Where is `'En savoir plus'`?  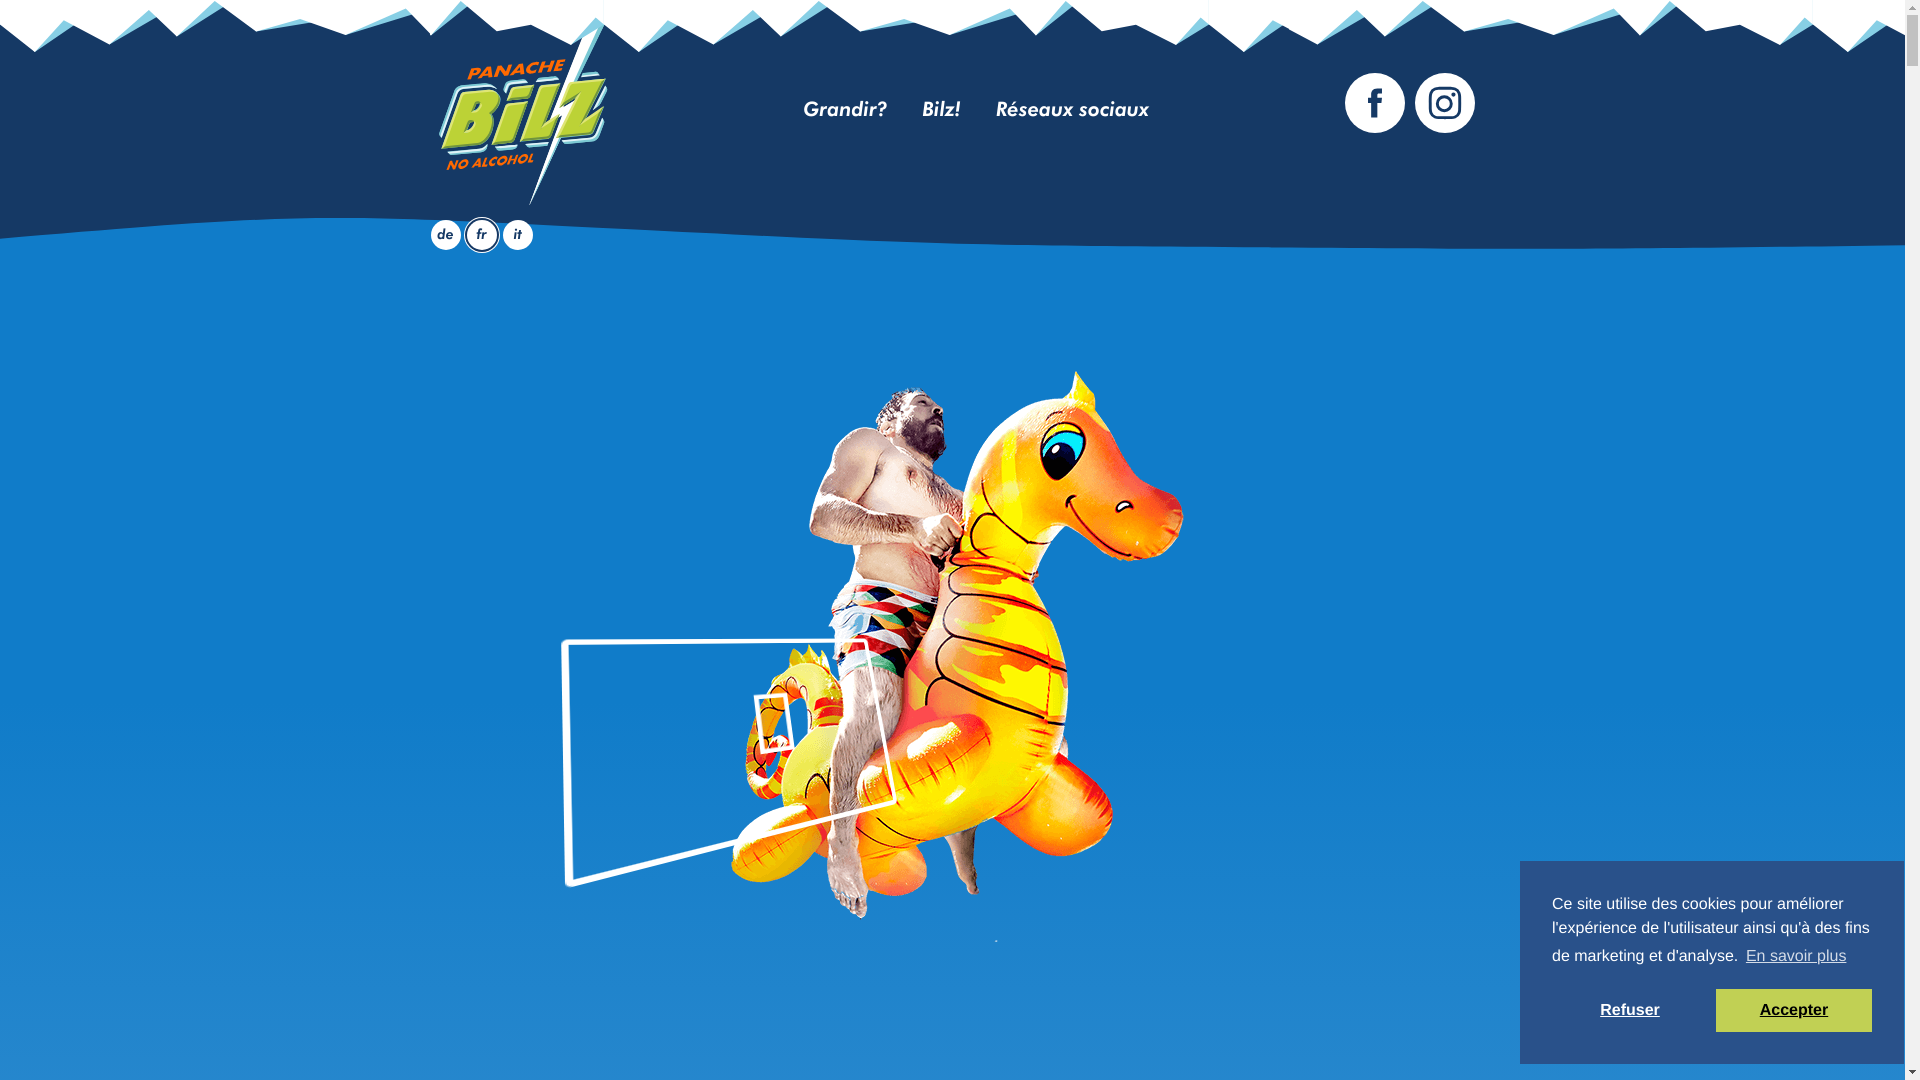
'En savoir plus' is located at coordinates (1796, 955).